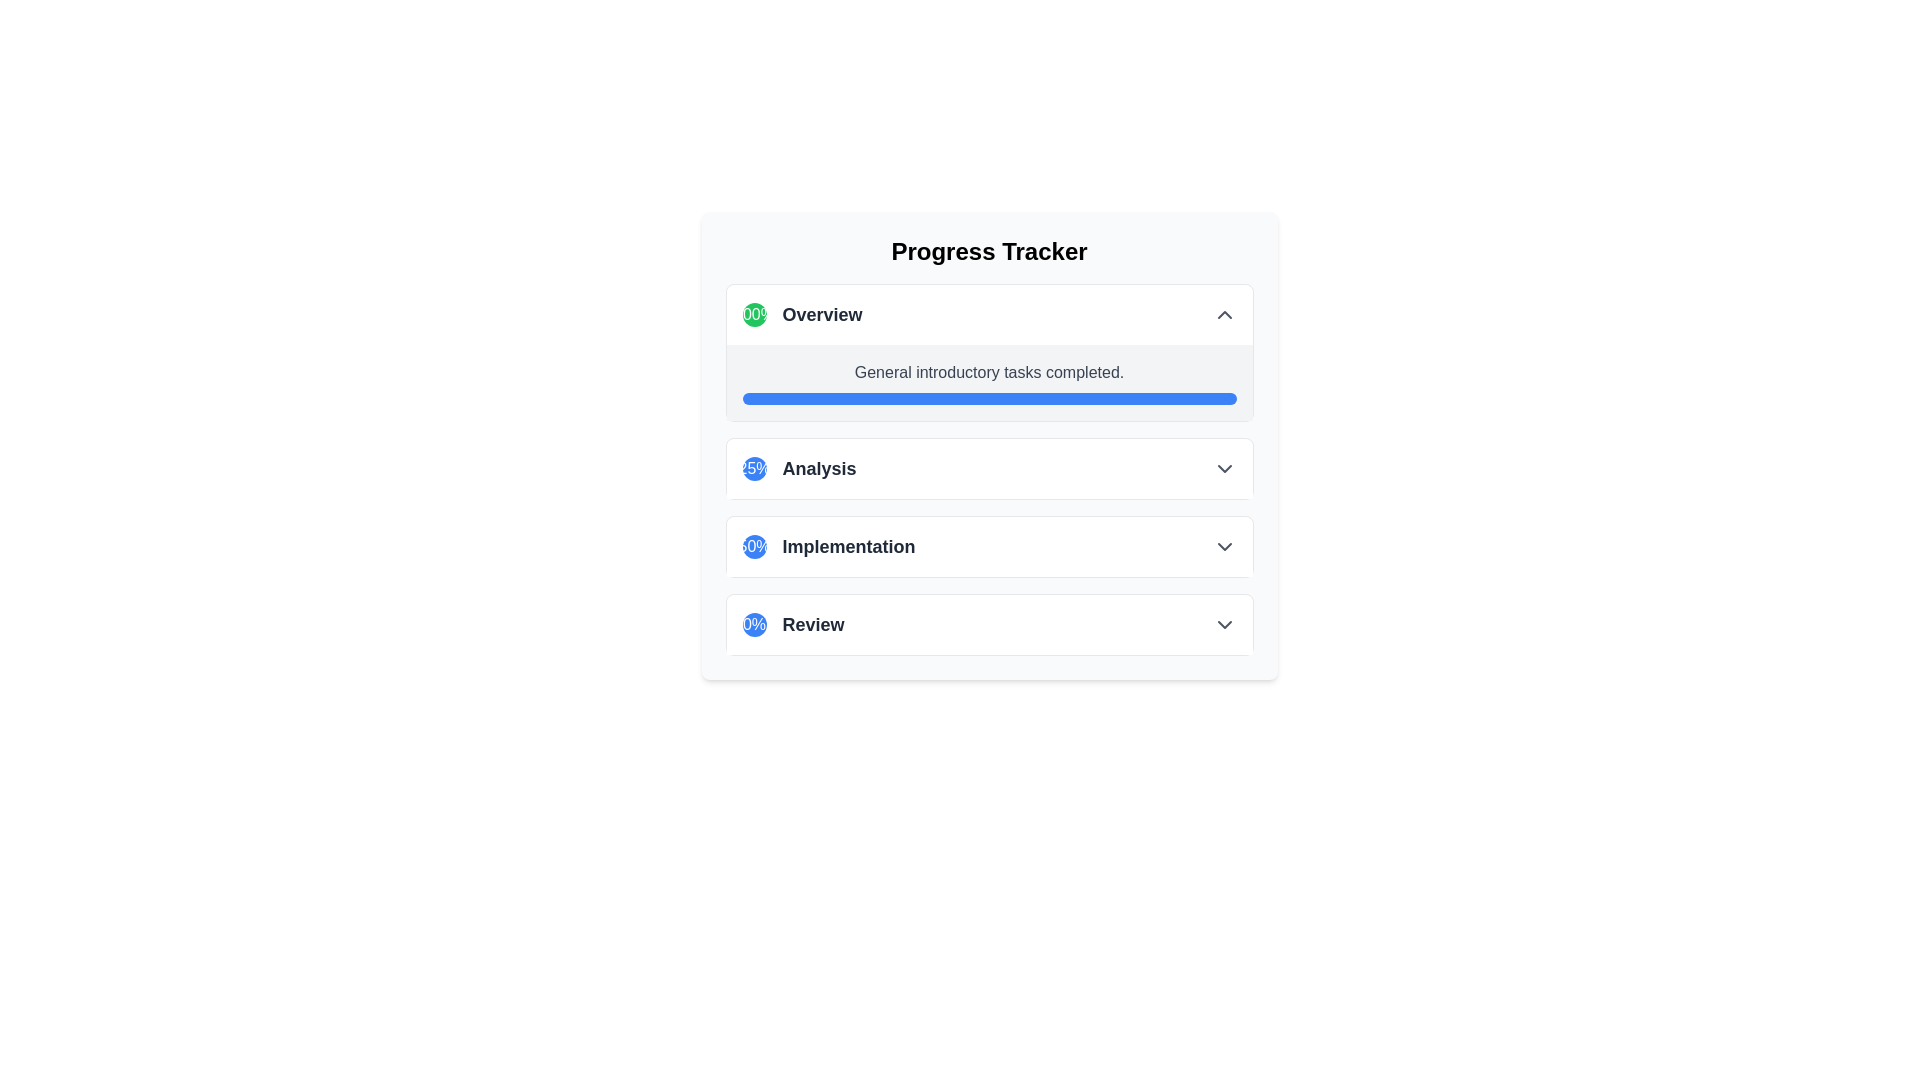  Describe the element at coordinates (989, 382) in the screenshot. I see `the progress percentage from the progress bar located below the 'Overview' header in the progress tracker component` at that location.